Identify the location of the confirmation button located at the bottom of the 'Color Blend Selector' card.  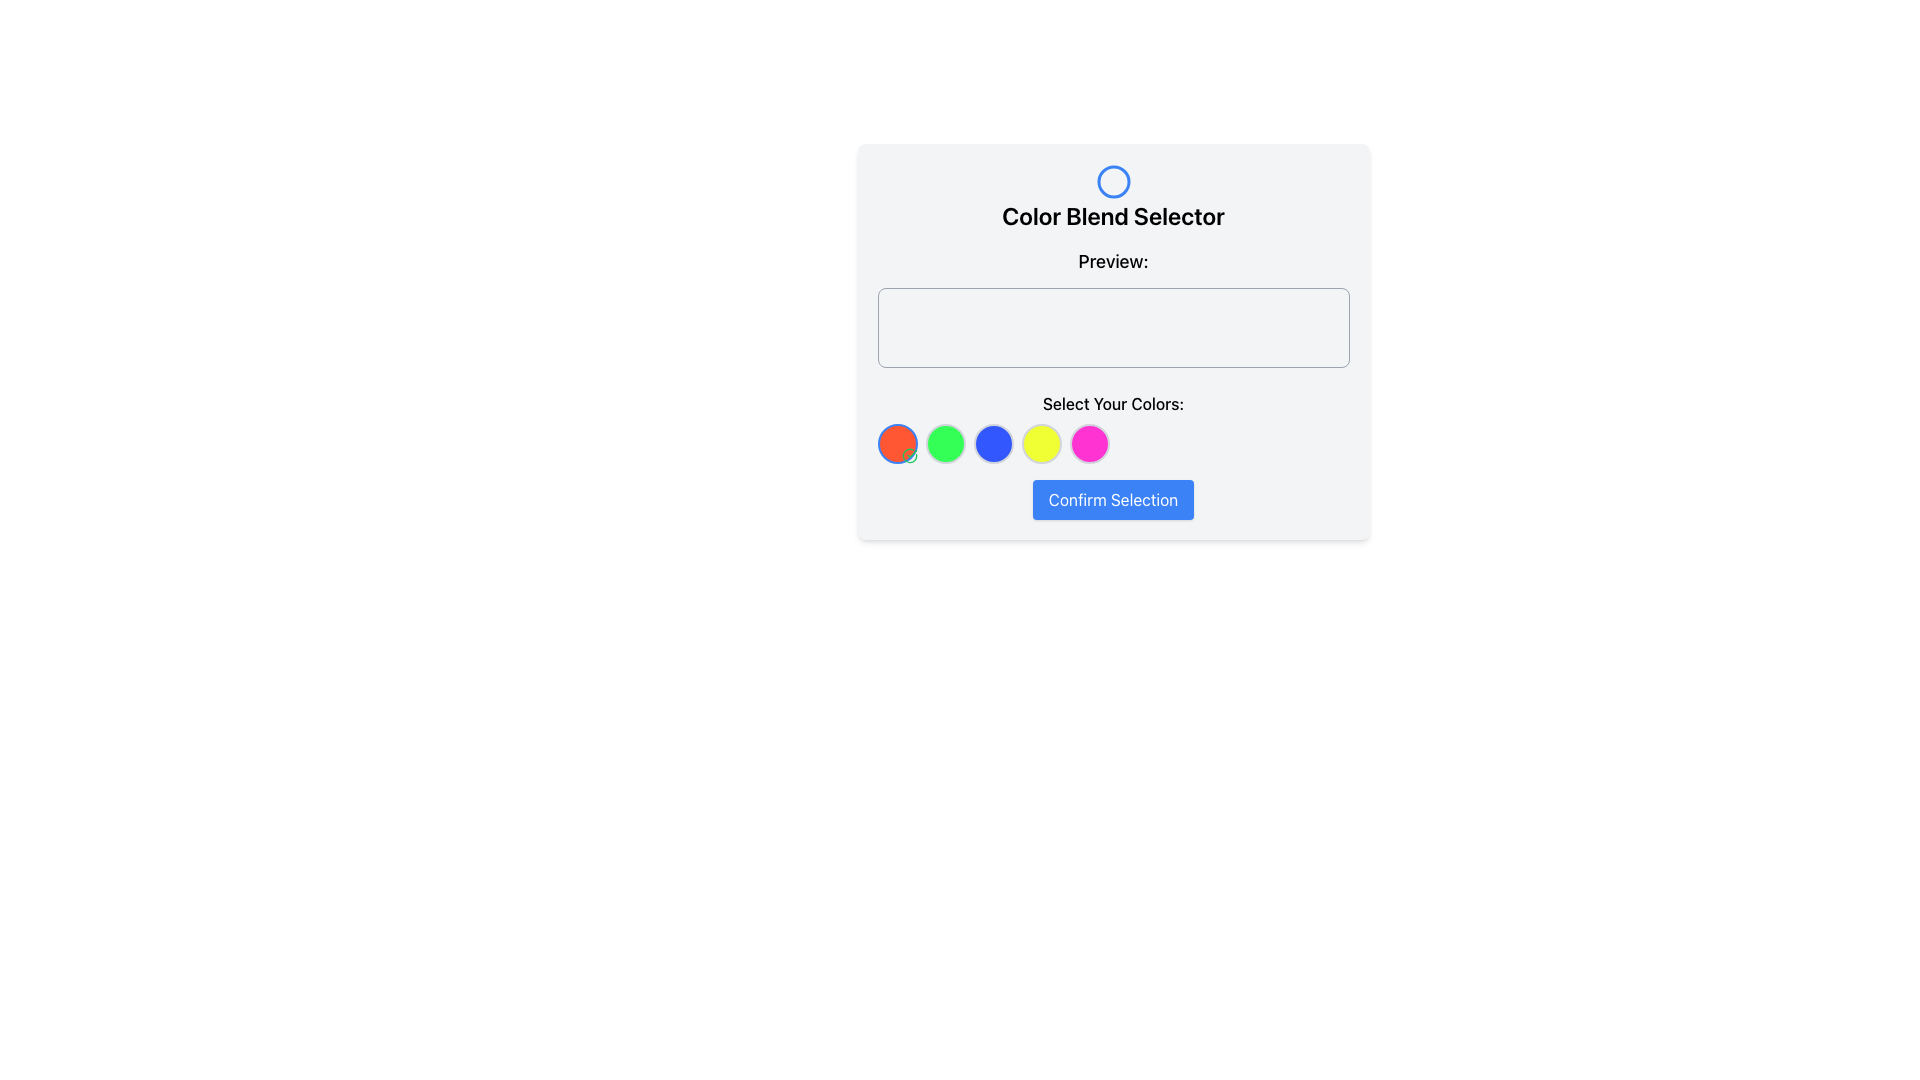
(1112, 499).